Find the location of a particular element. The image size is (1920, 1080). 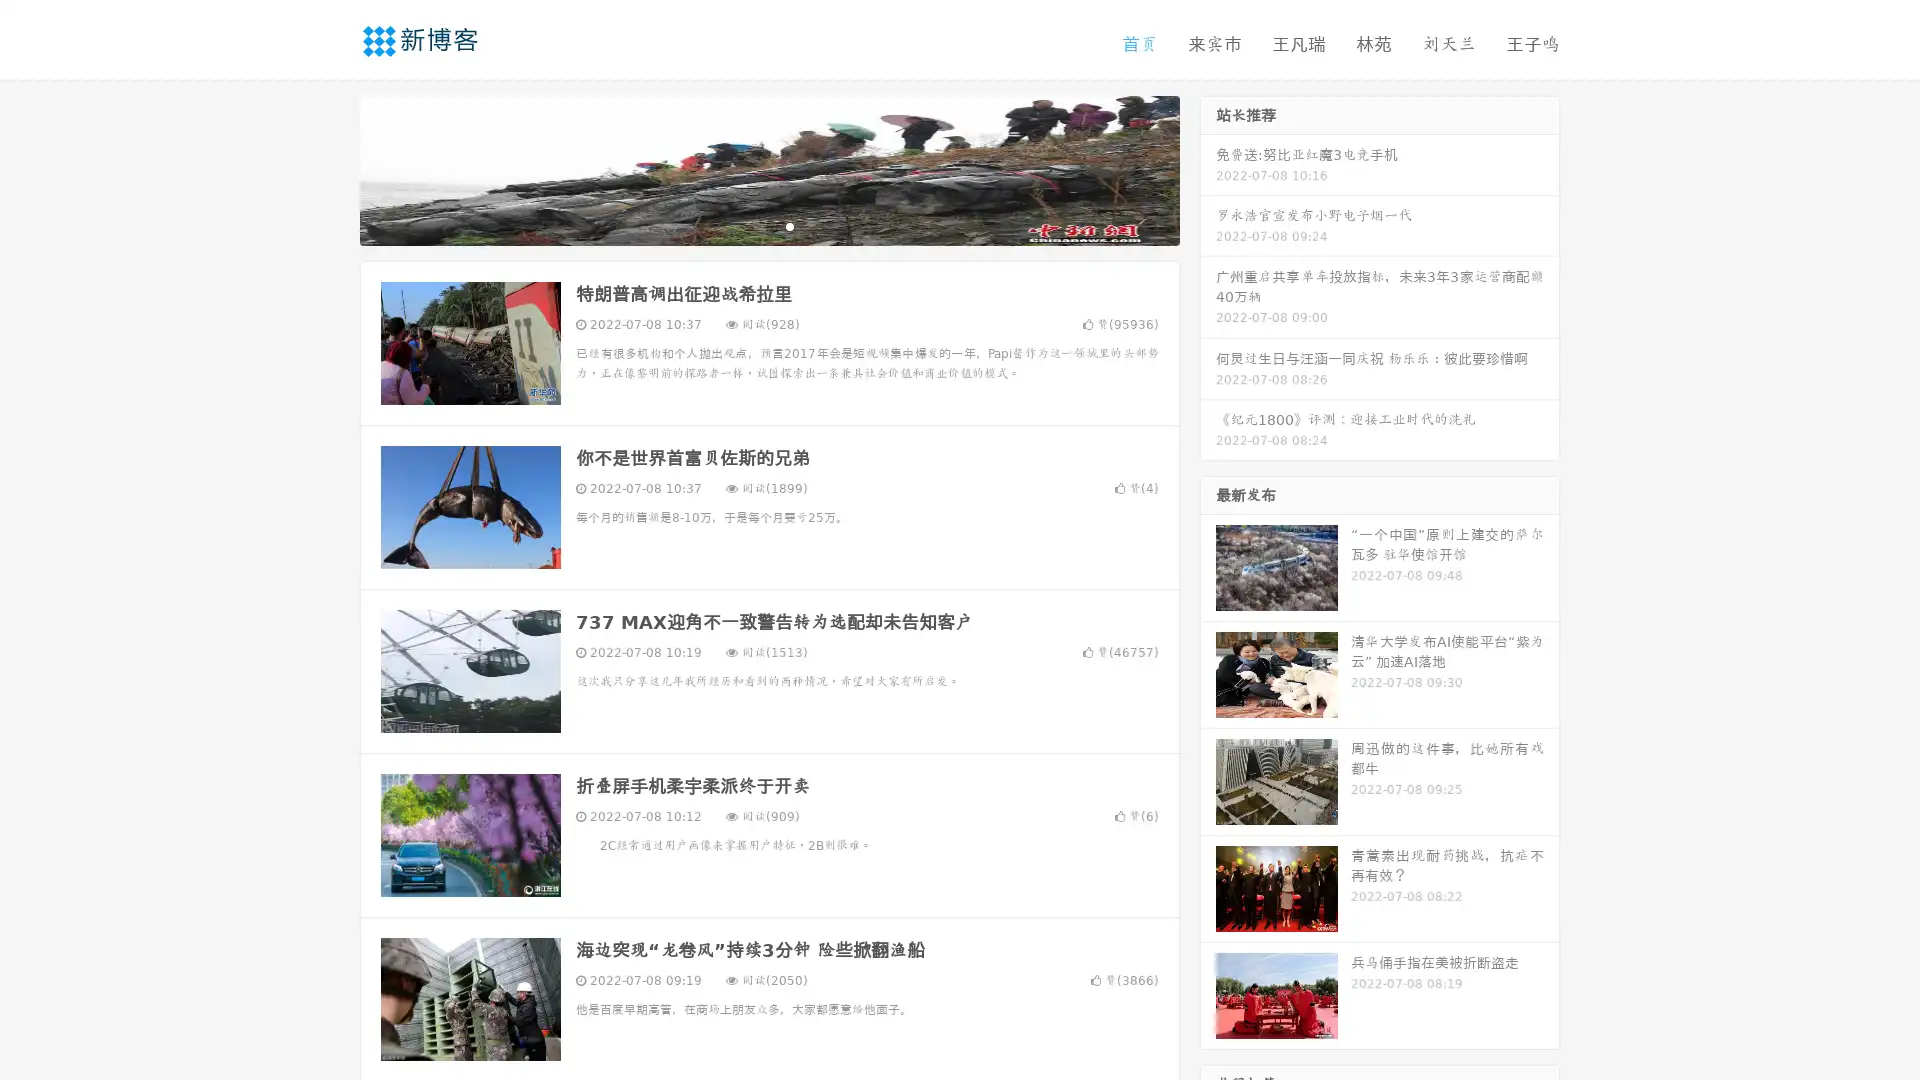

Go to slide 2 is located at coordinates (768, 225).